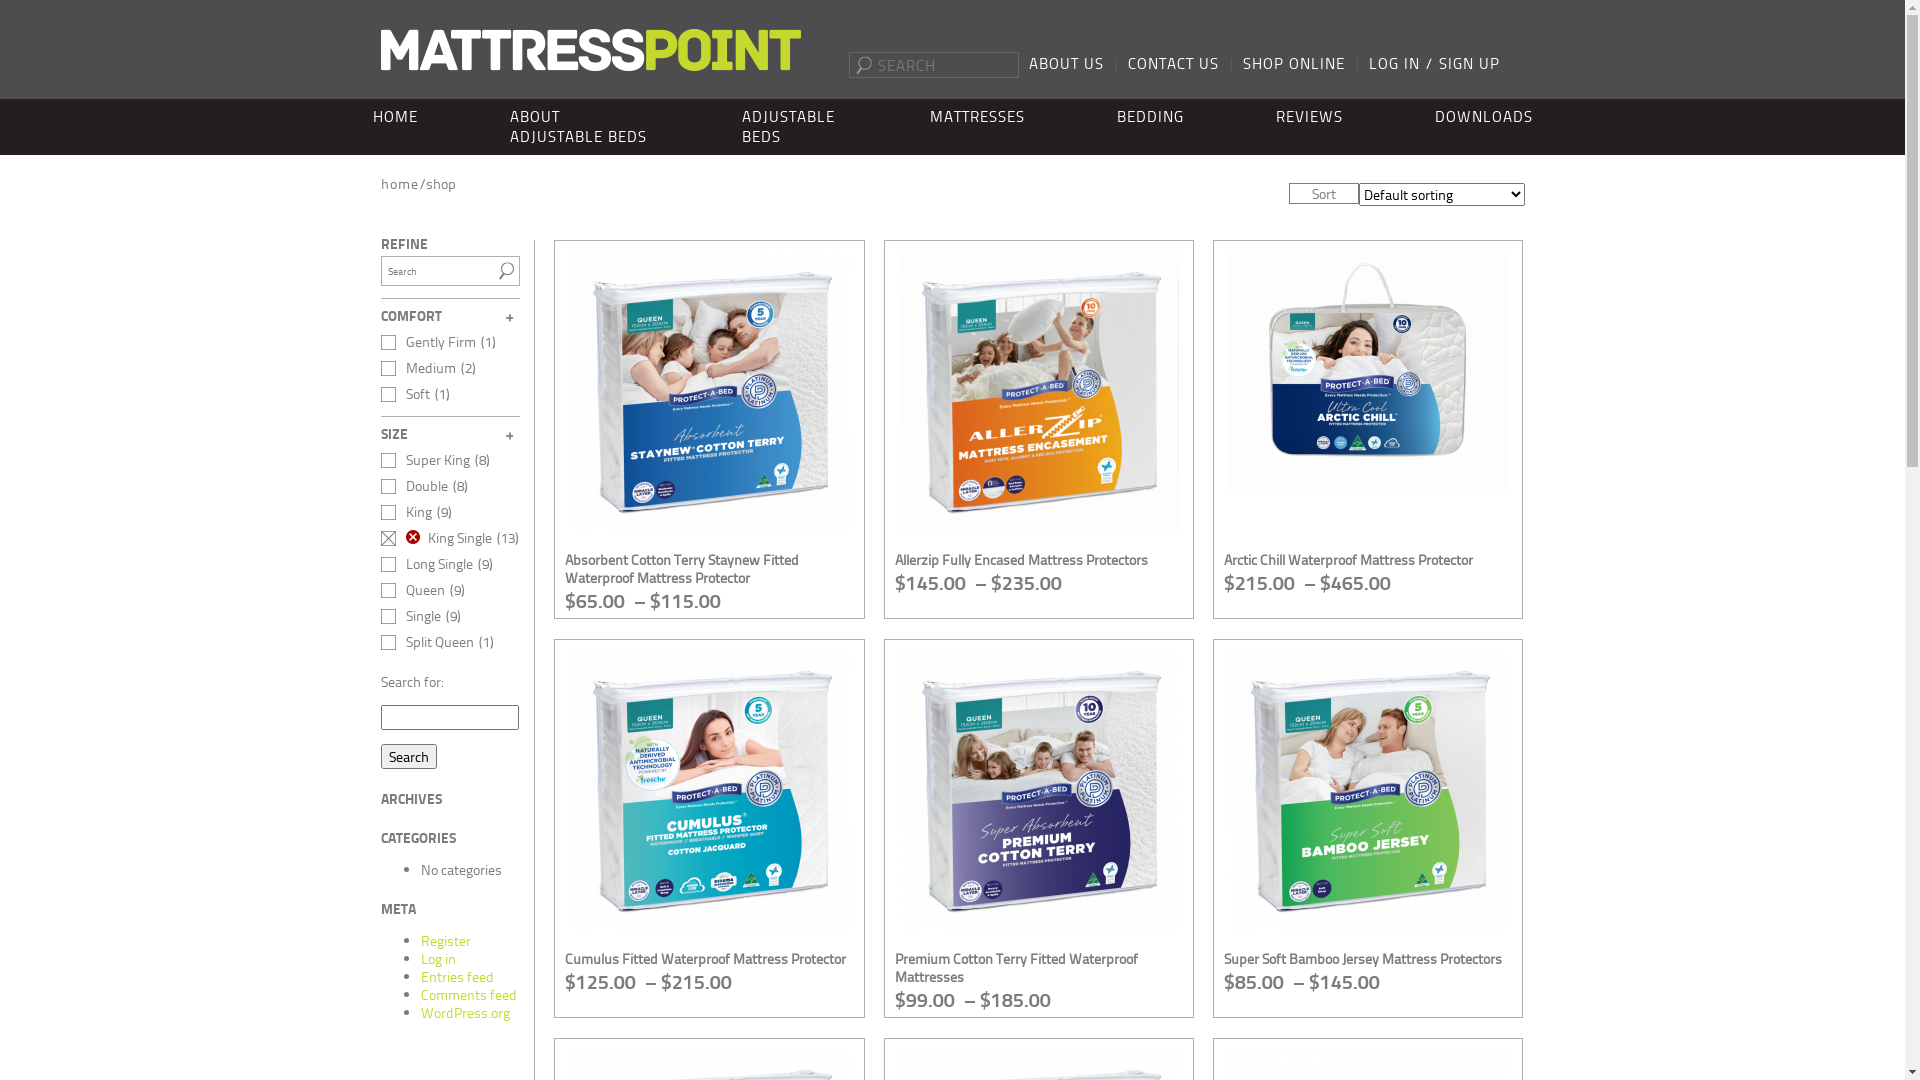  Describe the element at coordinates (1483, 116) in the screenshot. I see `'DOWNLOADS'` at that location.